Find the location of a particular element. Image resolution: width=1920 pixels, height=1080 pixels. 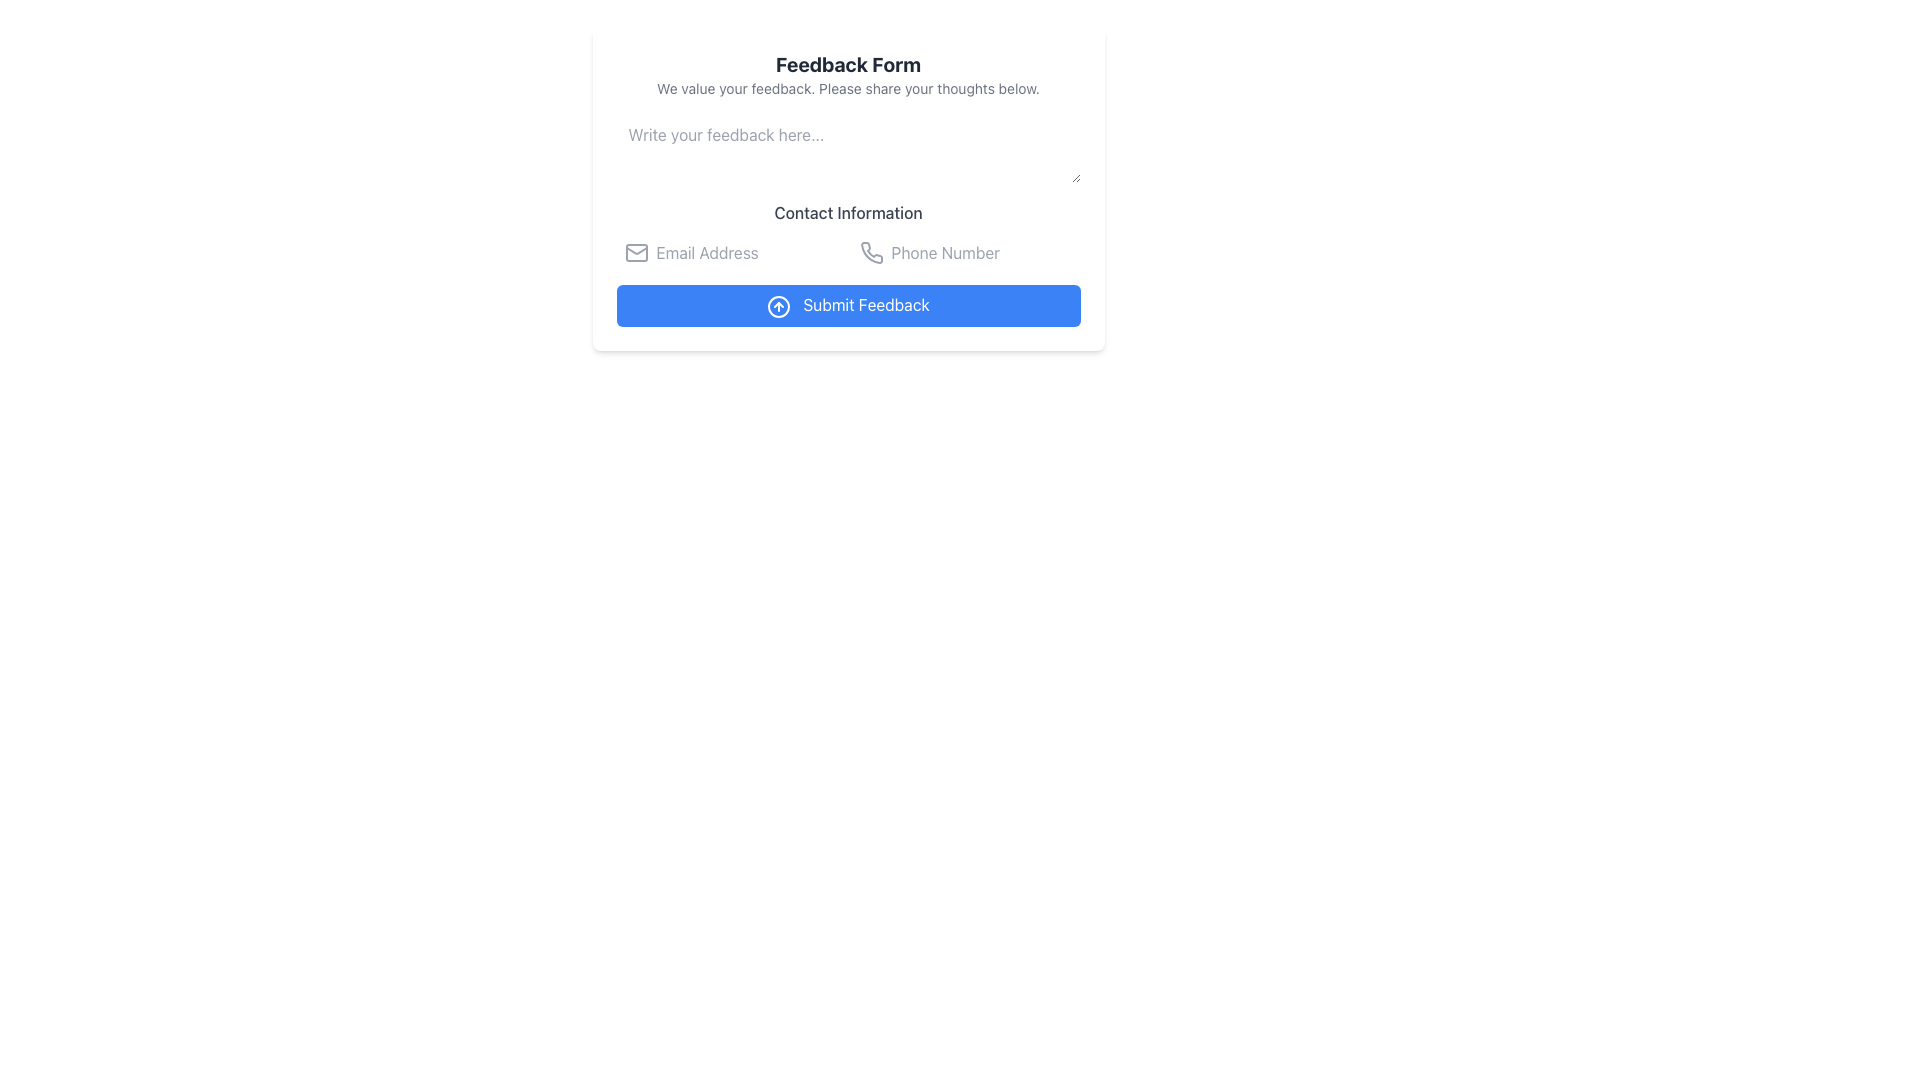

the text label indicating contact information, which is positioned below the feedback input box and above the email and phone input fields is located at coordinates (848, 212).